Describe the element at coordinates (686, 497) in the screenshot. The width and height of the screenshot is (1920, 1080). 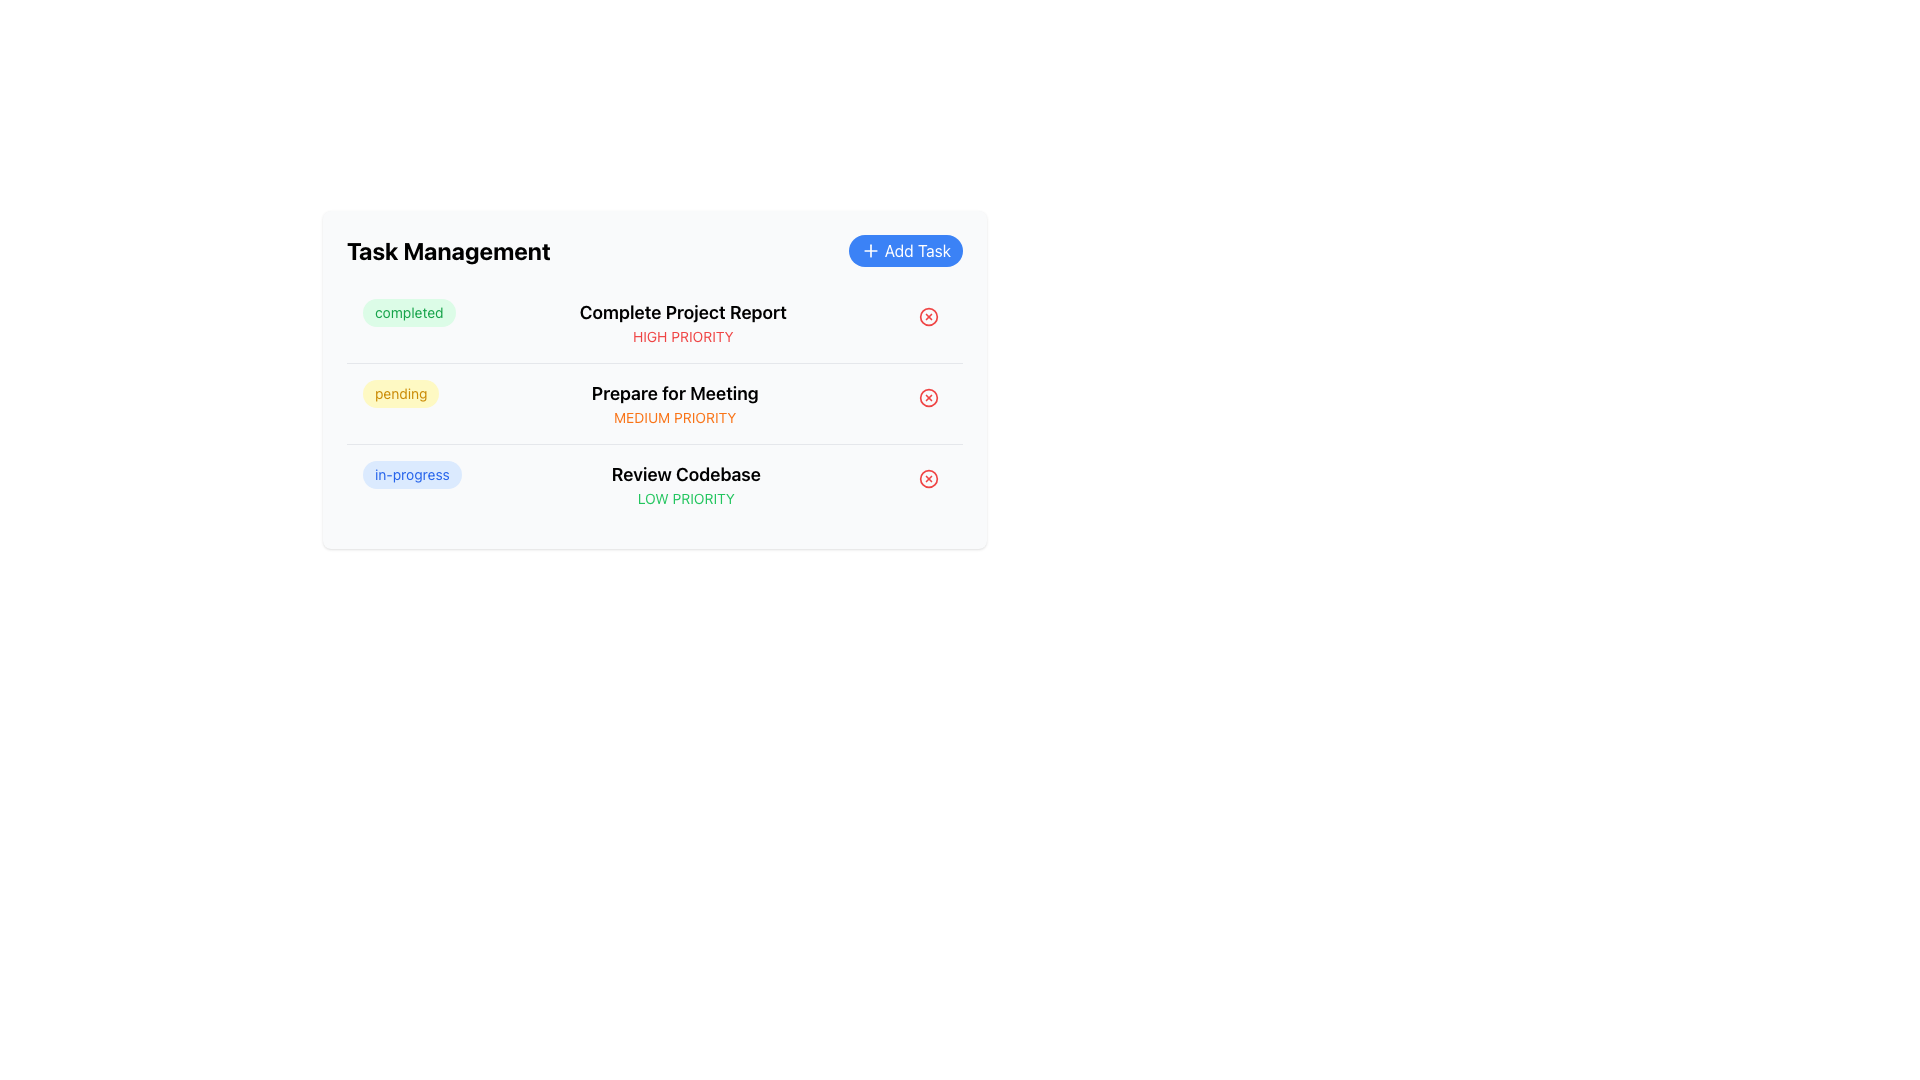
I see `the static text label that reads 'LOW PRIORITY', which is located under 'Review Codebase' in the task management interface` at that location.